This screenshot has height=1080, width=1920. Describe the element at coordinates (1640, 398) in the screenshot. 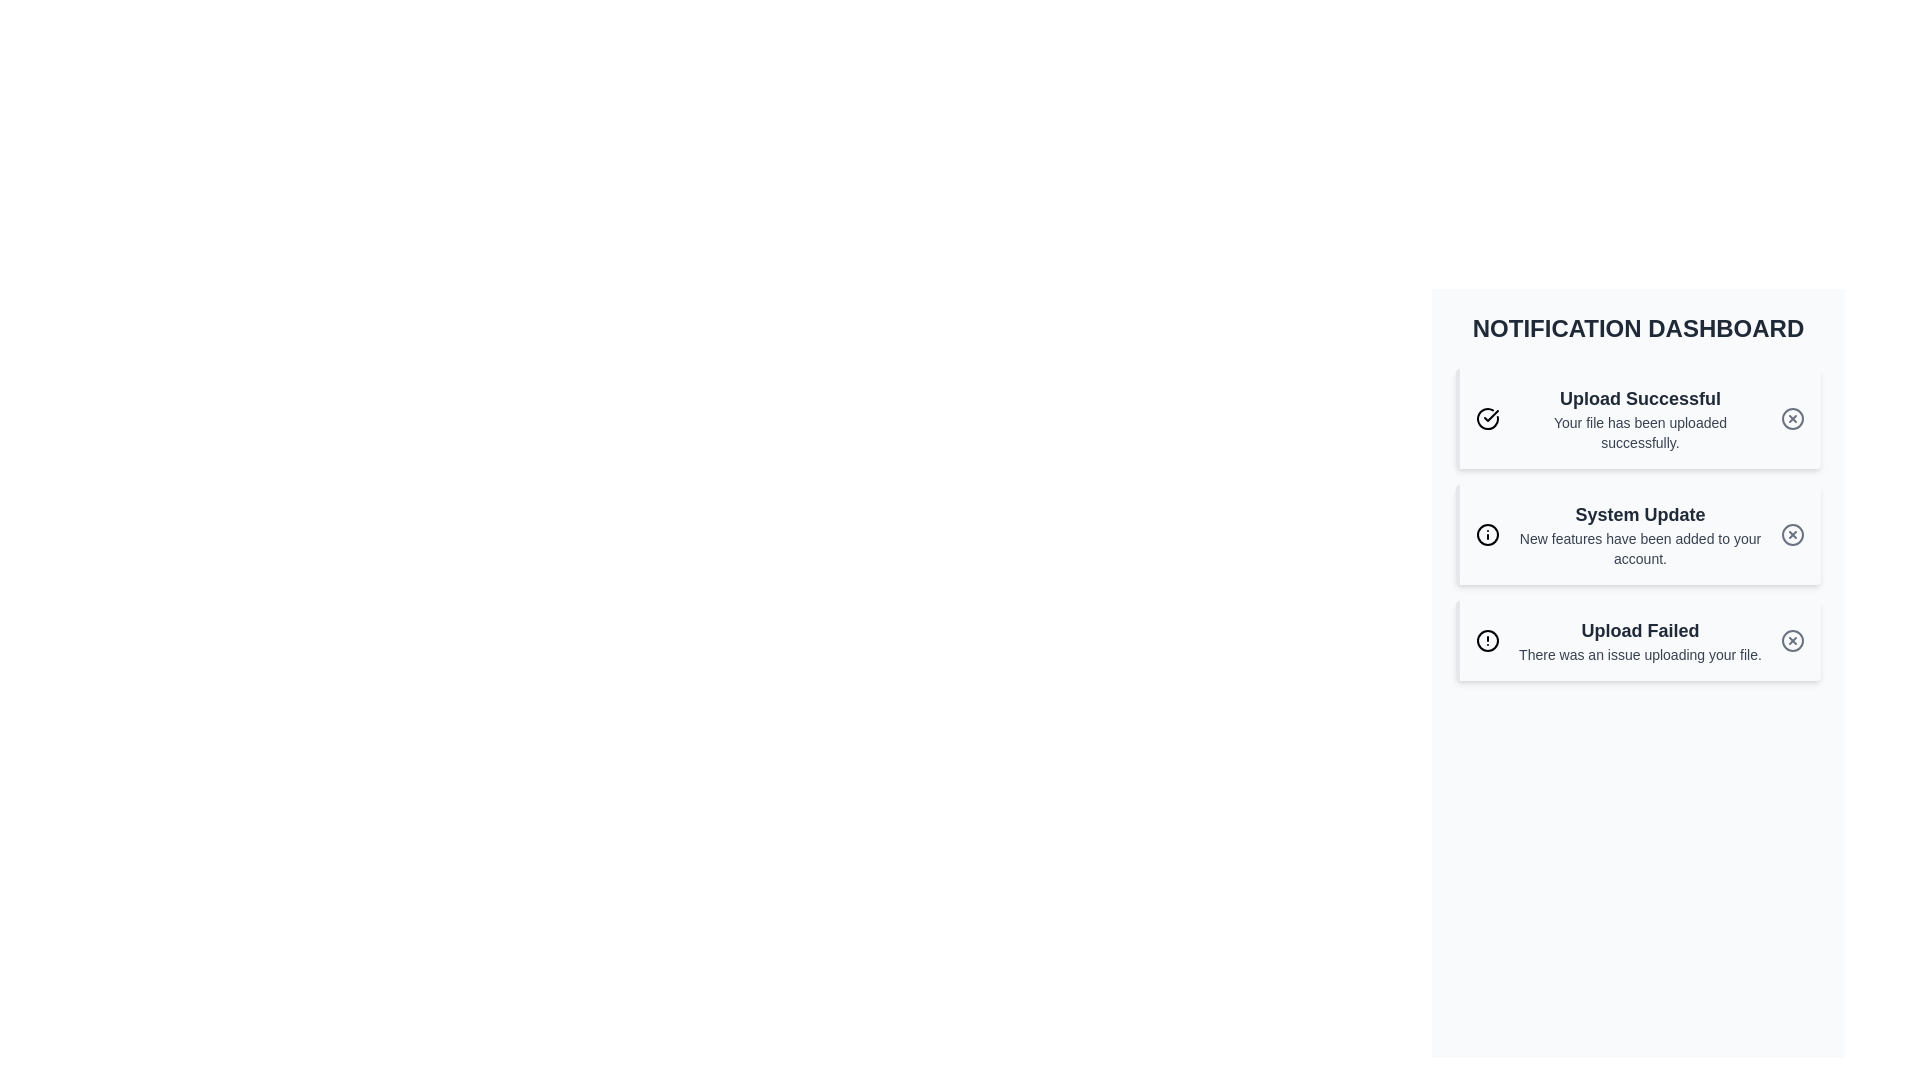

I see `title text of the notification located at the top of the notification card in the 'Notification Dashboard', which summarizes the associated message` at that location.